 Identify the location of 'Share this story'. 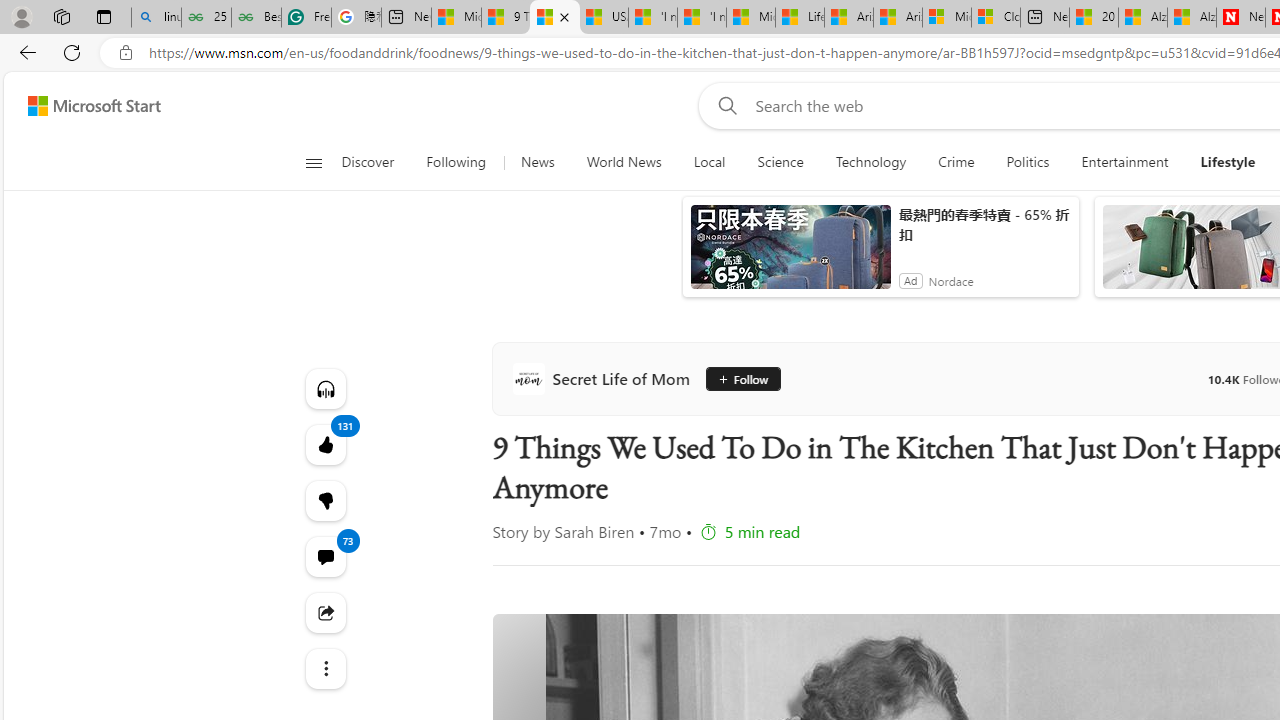
(325, 612).